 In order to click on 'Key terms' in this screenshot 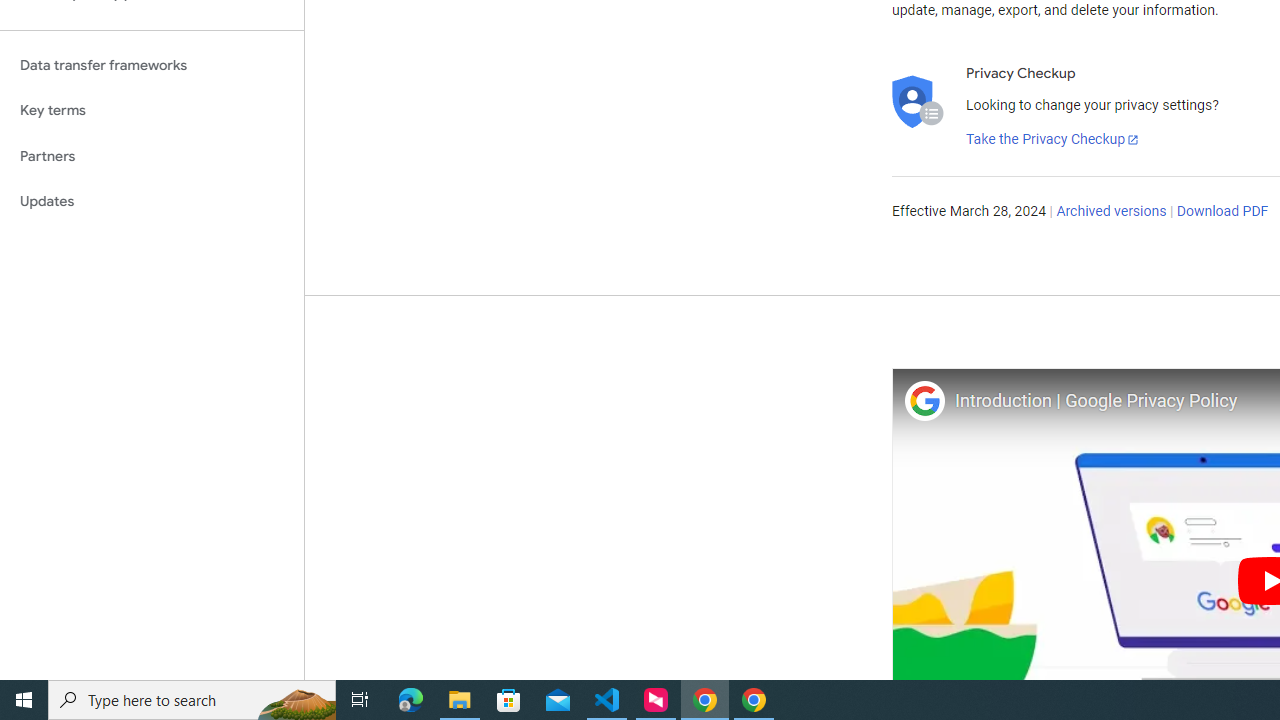, I will do `click(151, 110)`.